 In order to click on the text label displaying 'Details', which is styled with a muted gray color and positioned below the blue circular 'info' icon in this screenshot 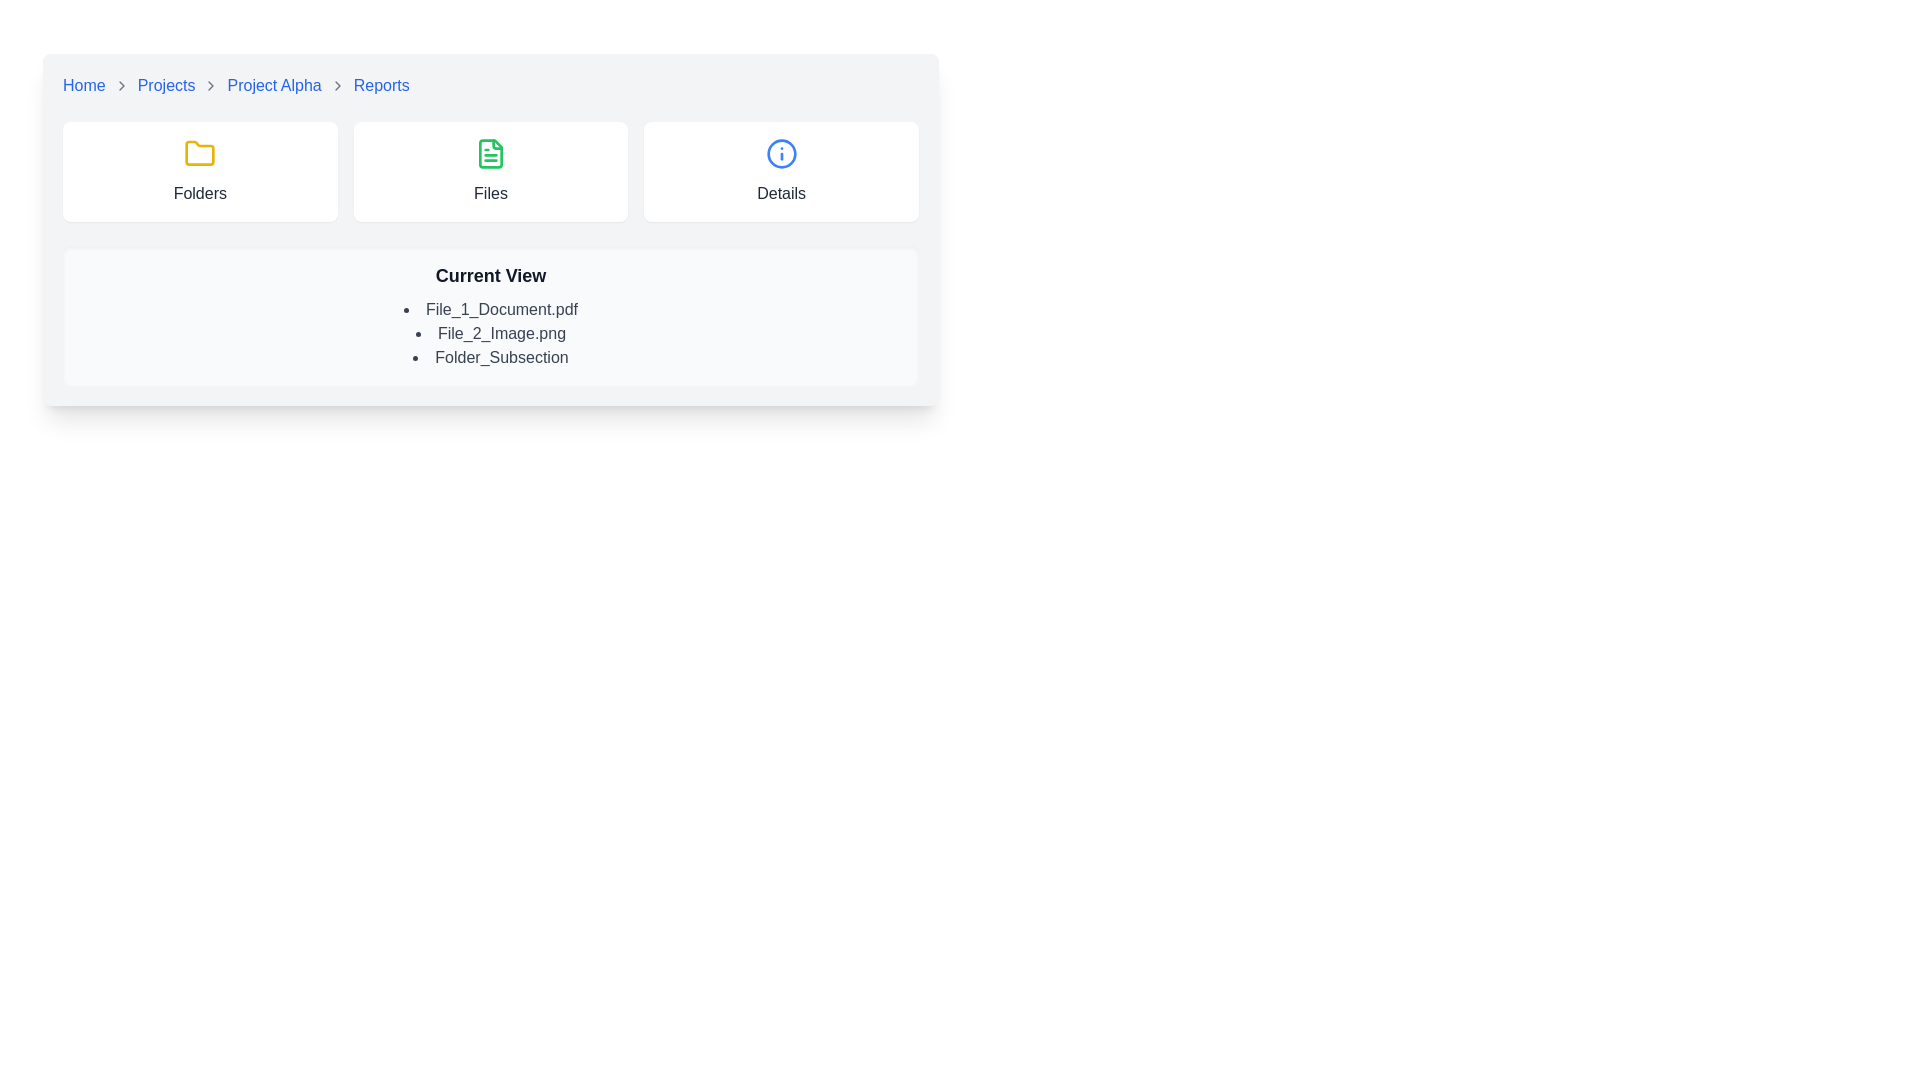, I will do `click(780, 193)`.